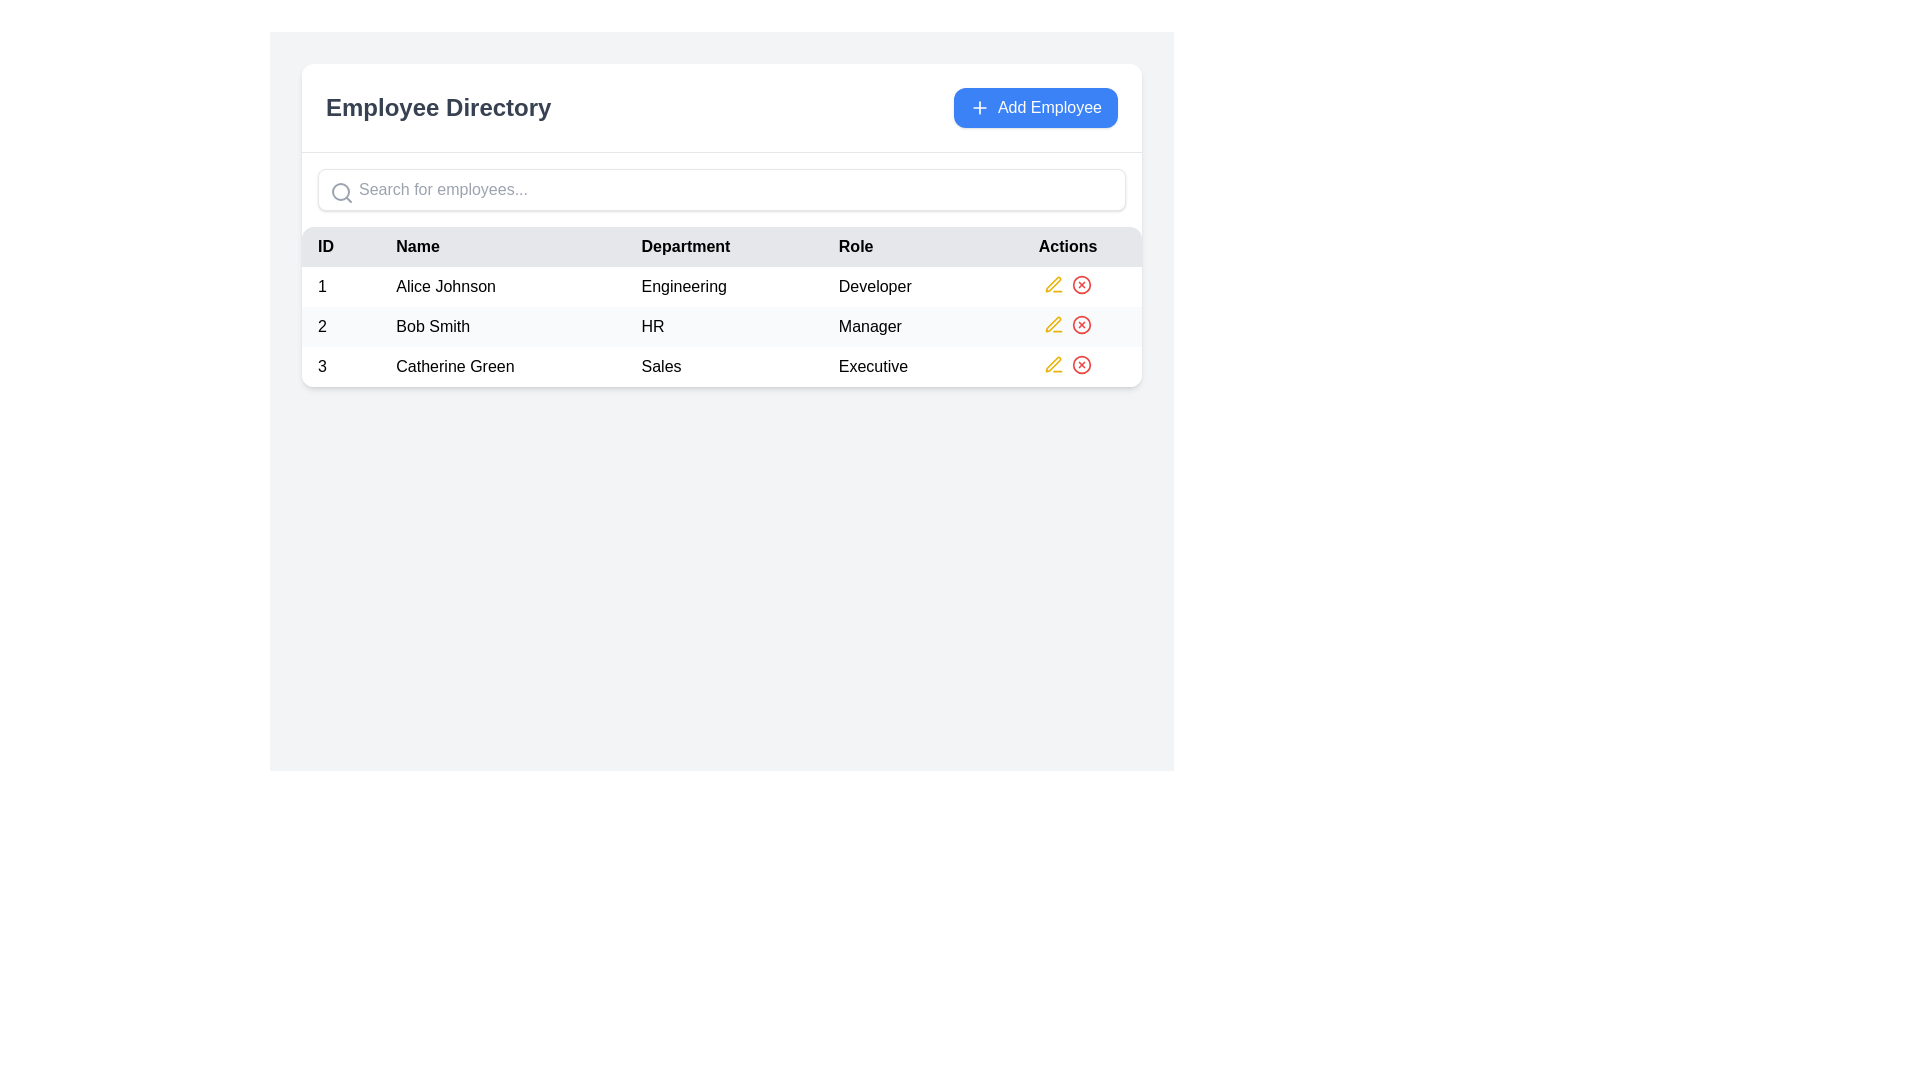  I want to click on the circular red icon with a white cross symbol, located in the 'Actions' column of the second row under 'Bob Smith' in the 'Employee Directory' interface, so click(1080, 323).